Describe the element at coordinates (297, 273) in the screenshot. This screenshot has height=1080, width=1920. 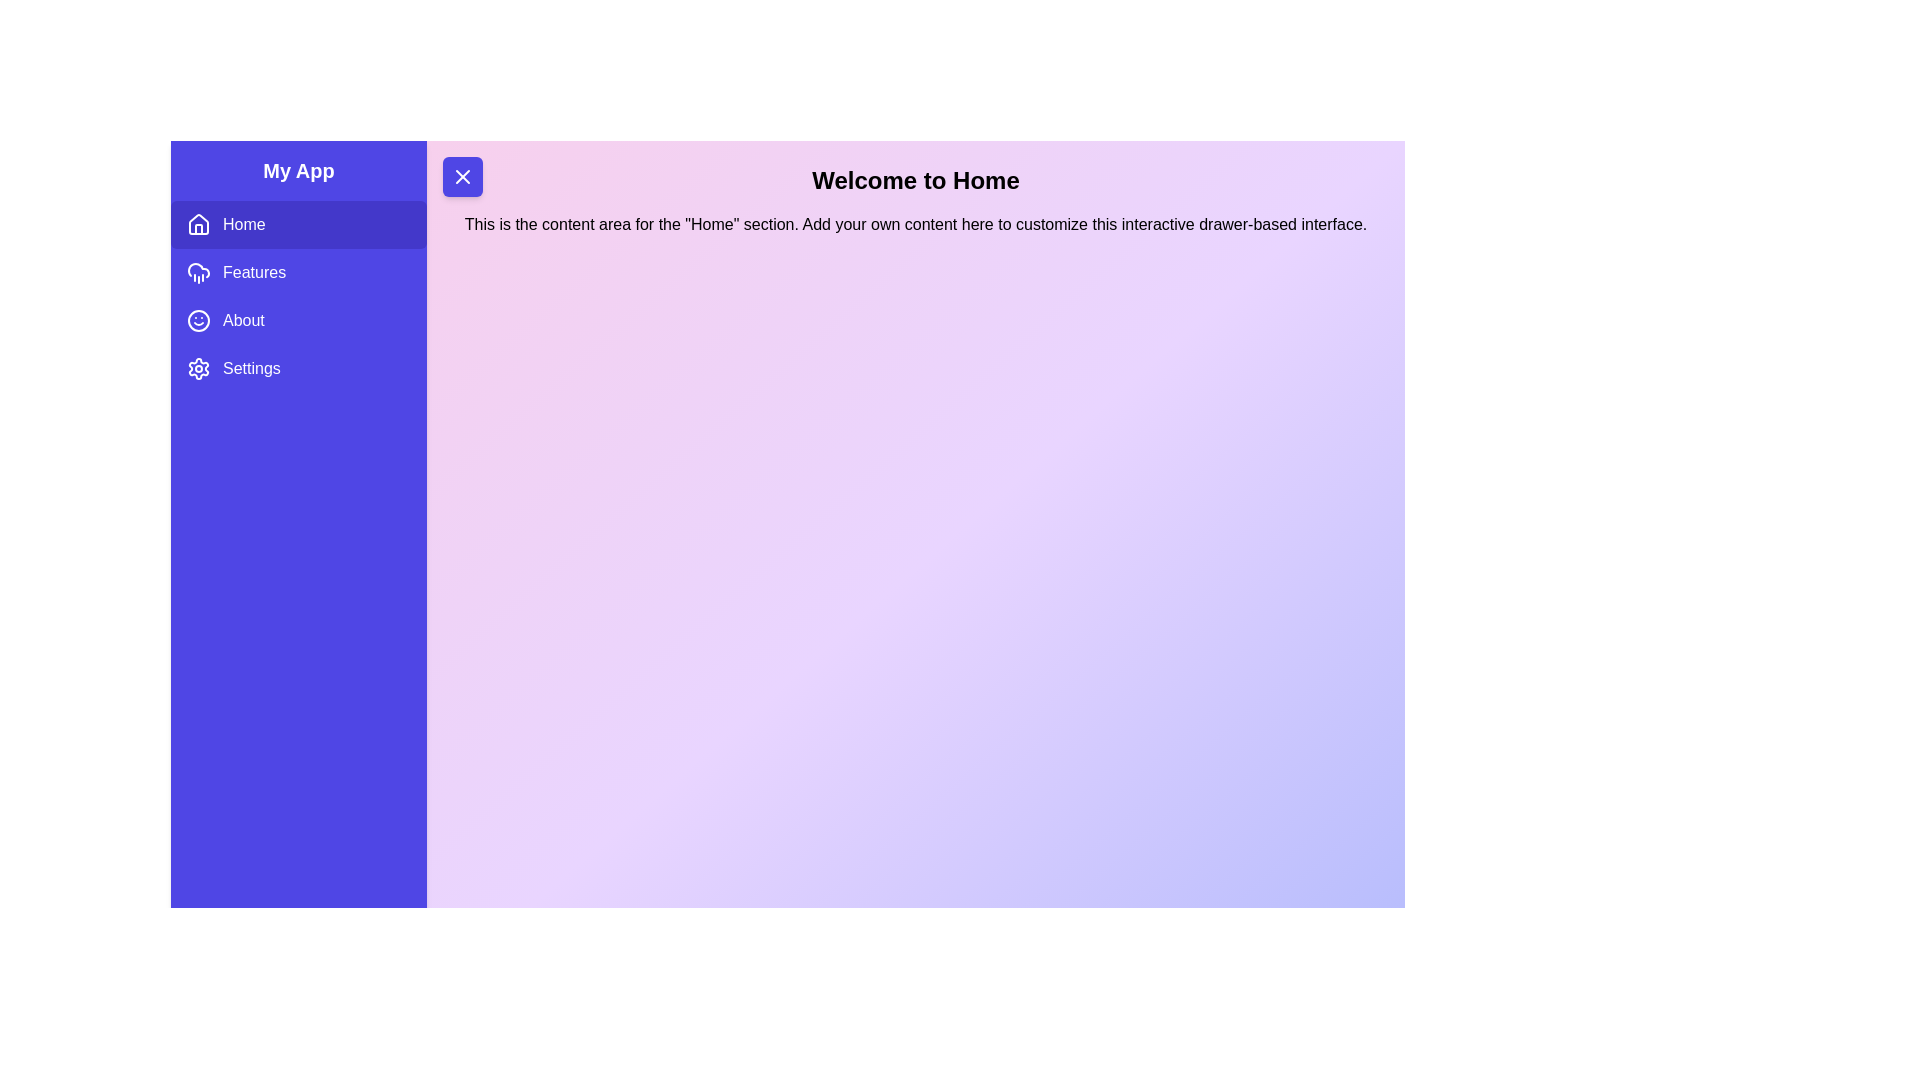
I see `the menu item Features in the sidebar` at that location.